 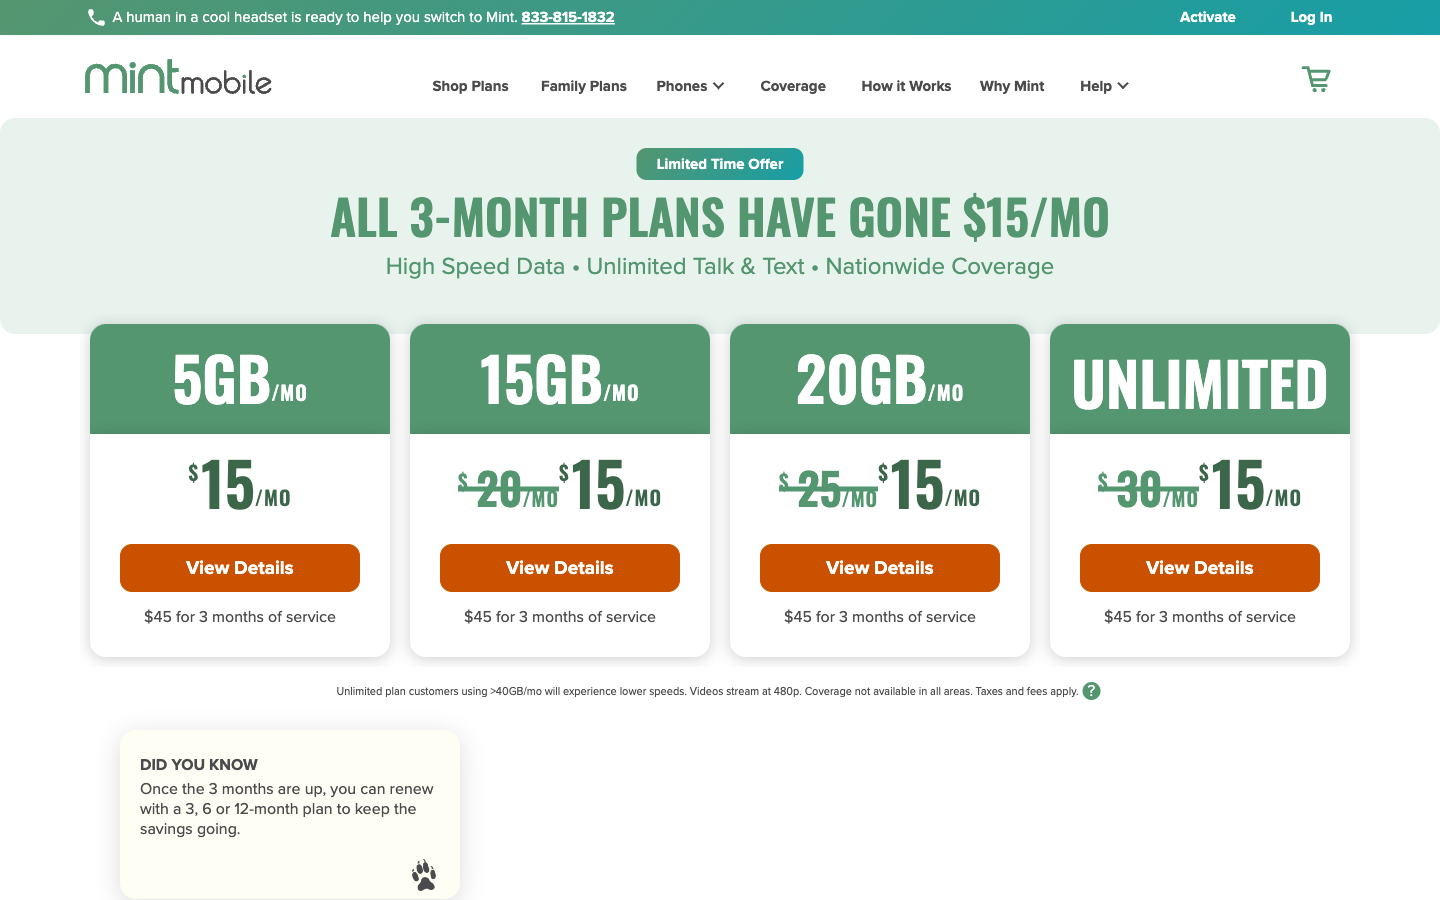 What do you see at coordinates (998, 88) in the screenshot?
I see `the Why Mint page` at bounding box center [998, 88].